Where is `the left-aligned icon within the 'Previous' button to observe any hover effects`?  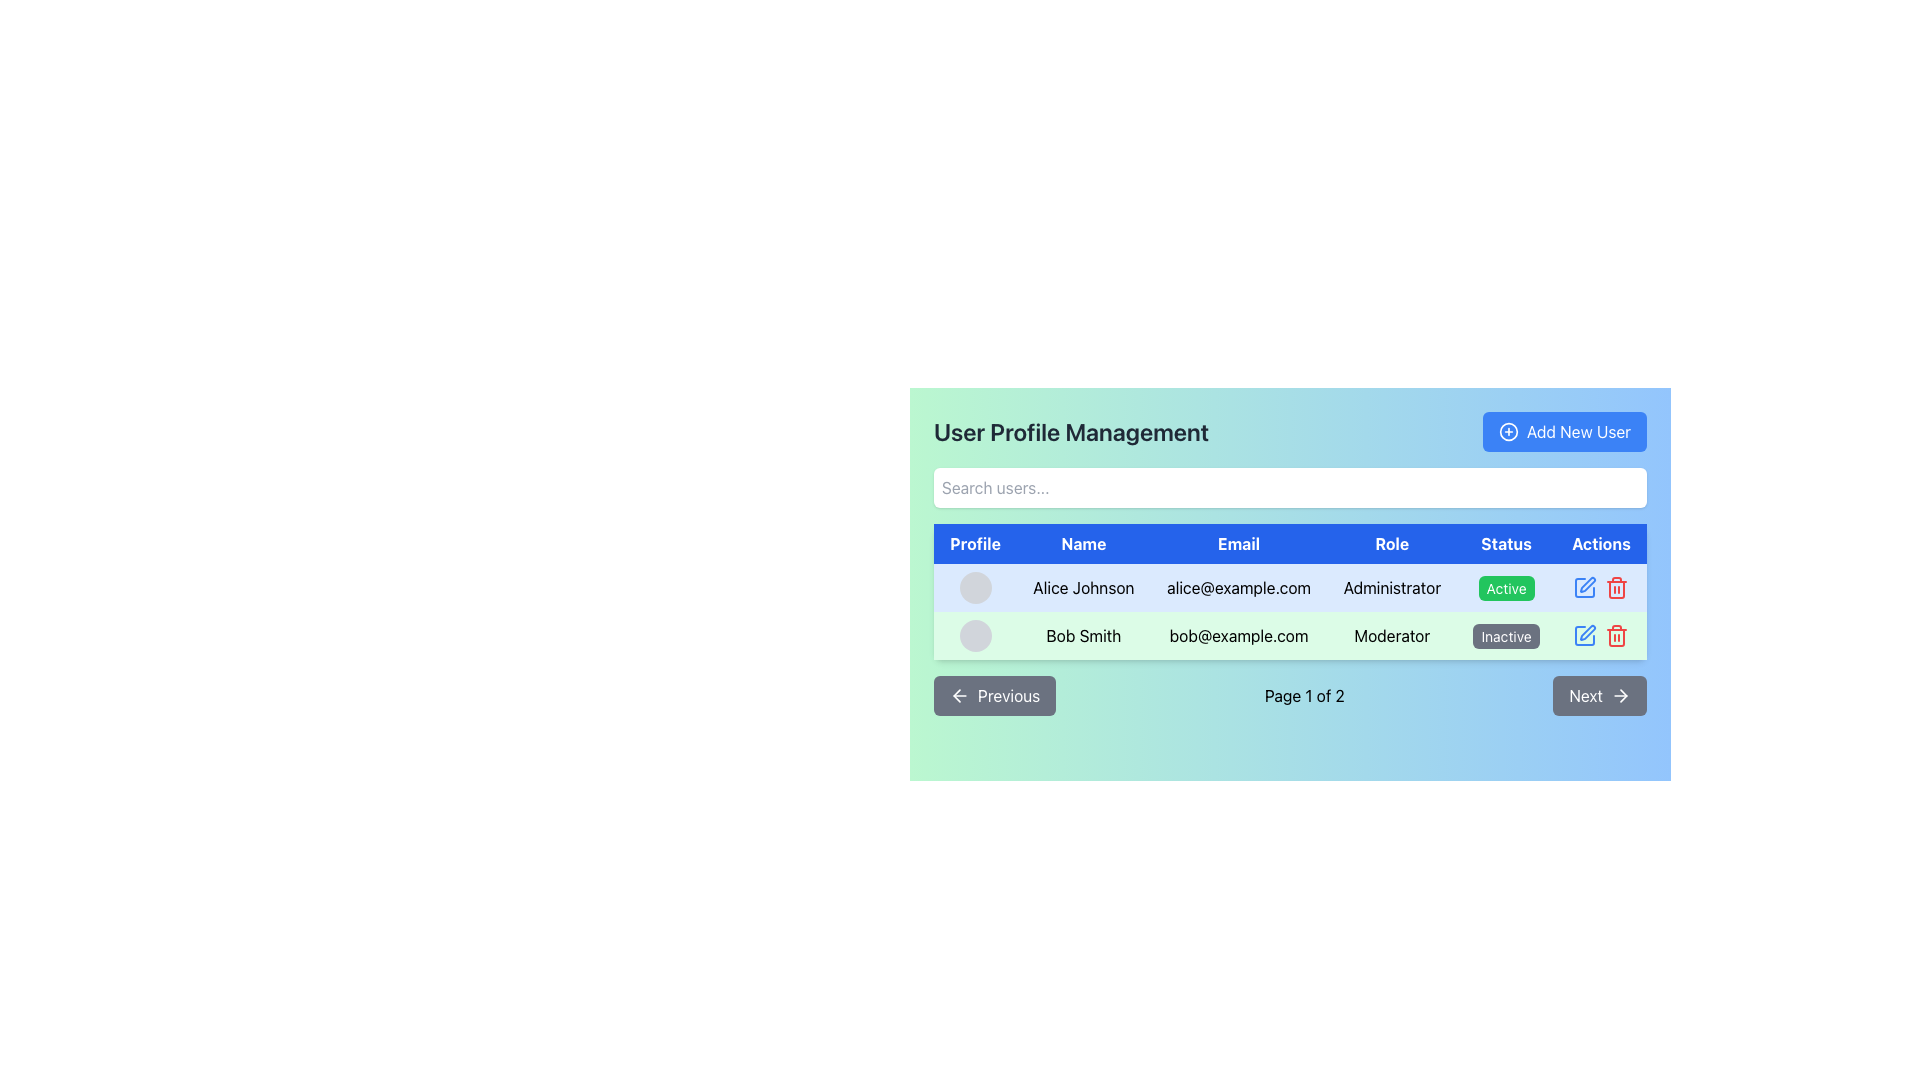
the left-aligned icon within the 'Previous' button to observe any hover effects is located at coordinates (960, 694).